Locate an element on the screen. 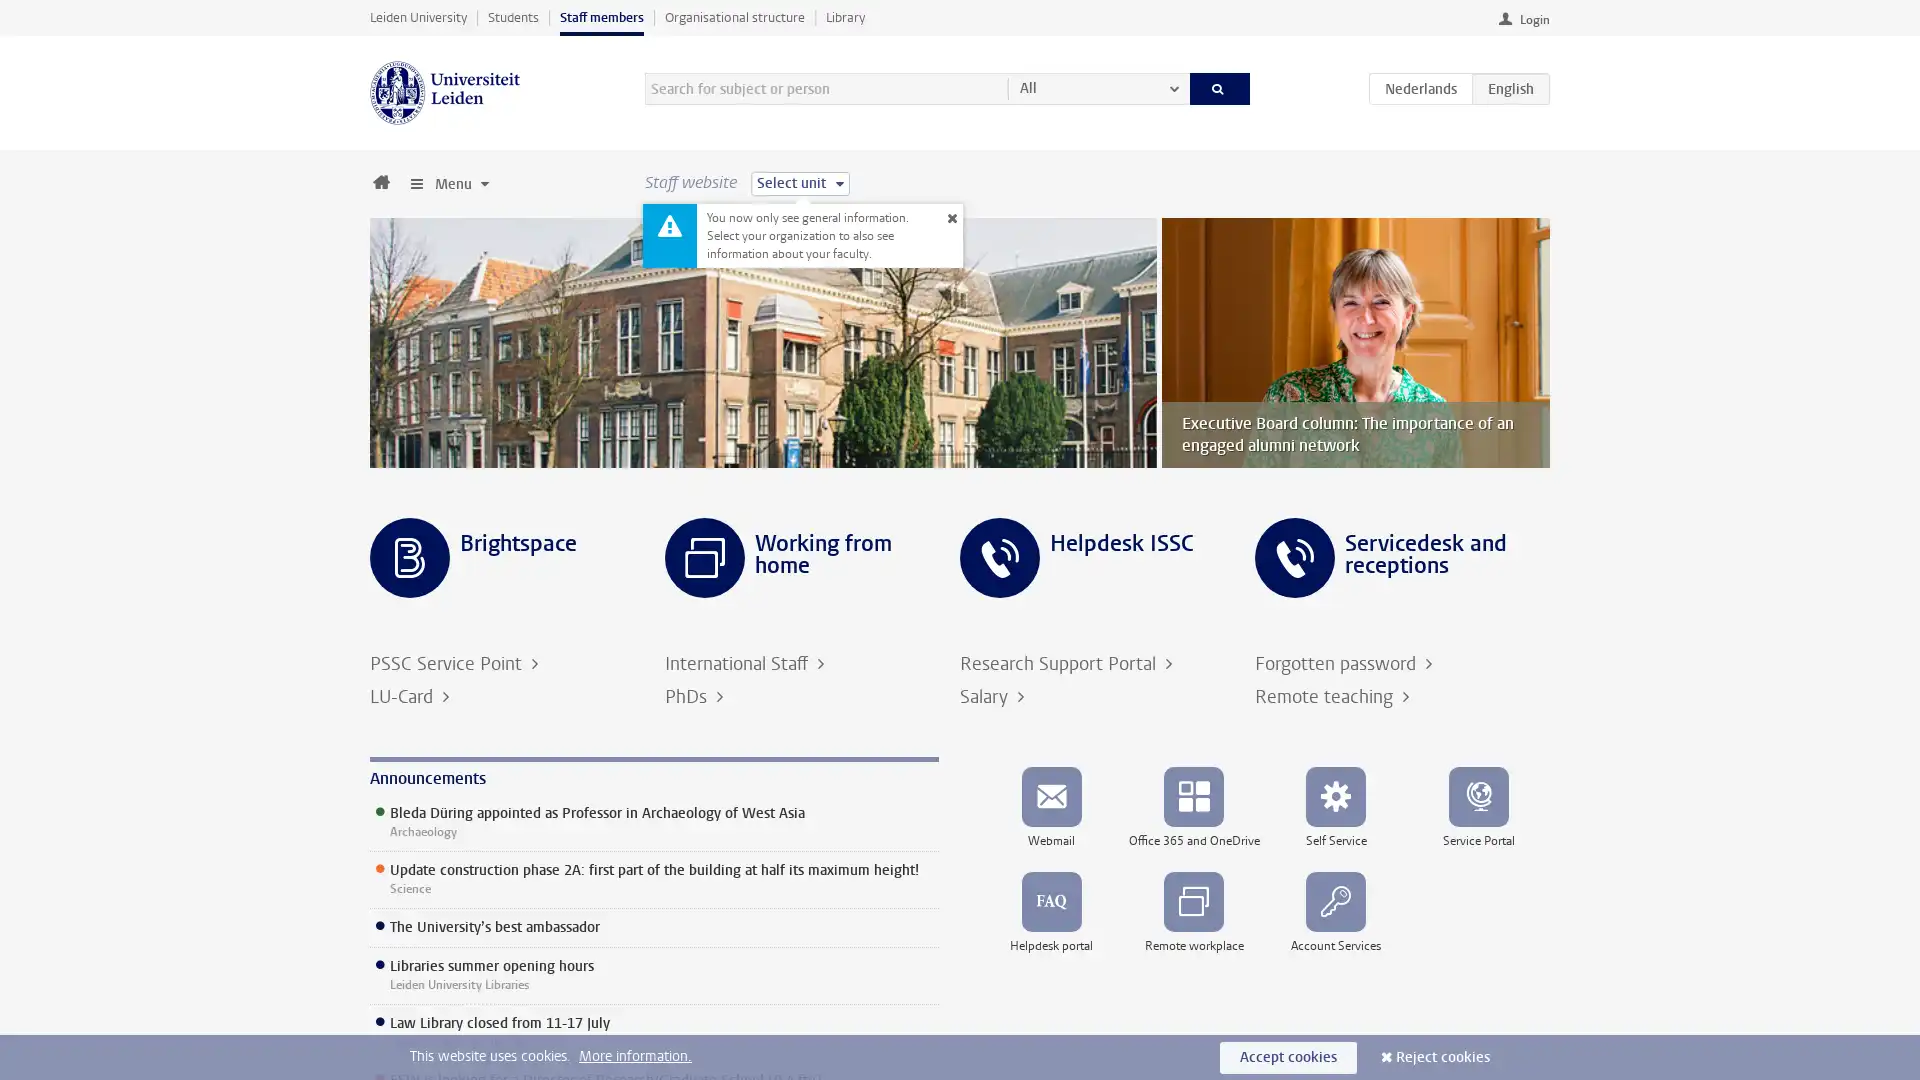 The height and width of the screenshot is (1080, 1920). All is located at coordinates (1097, 87).